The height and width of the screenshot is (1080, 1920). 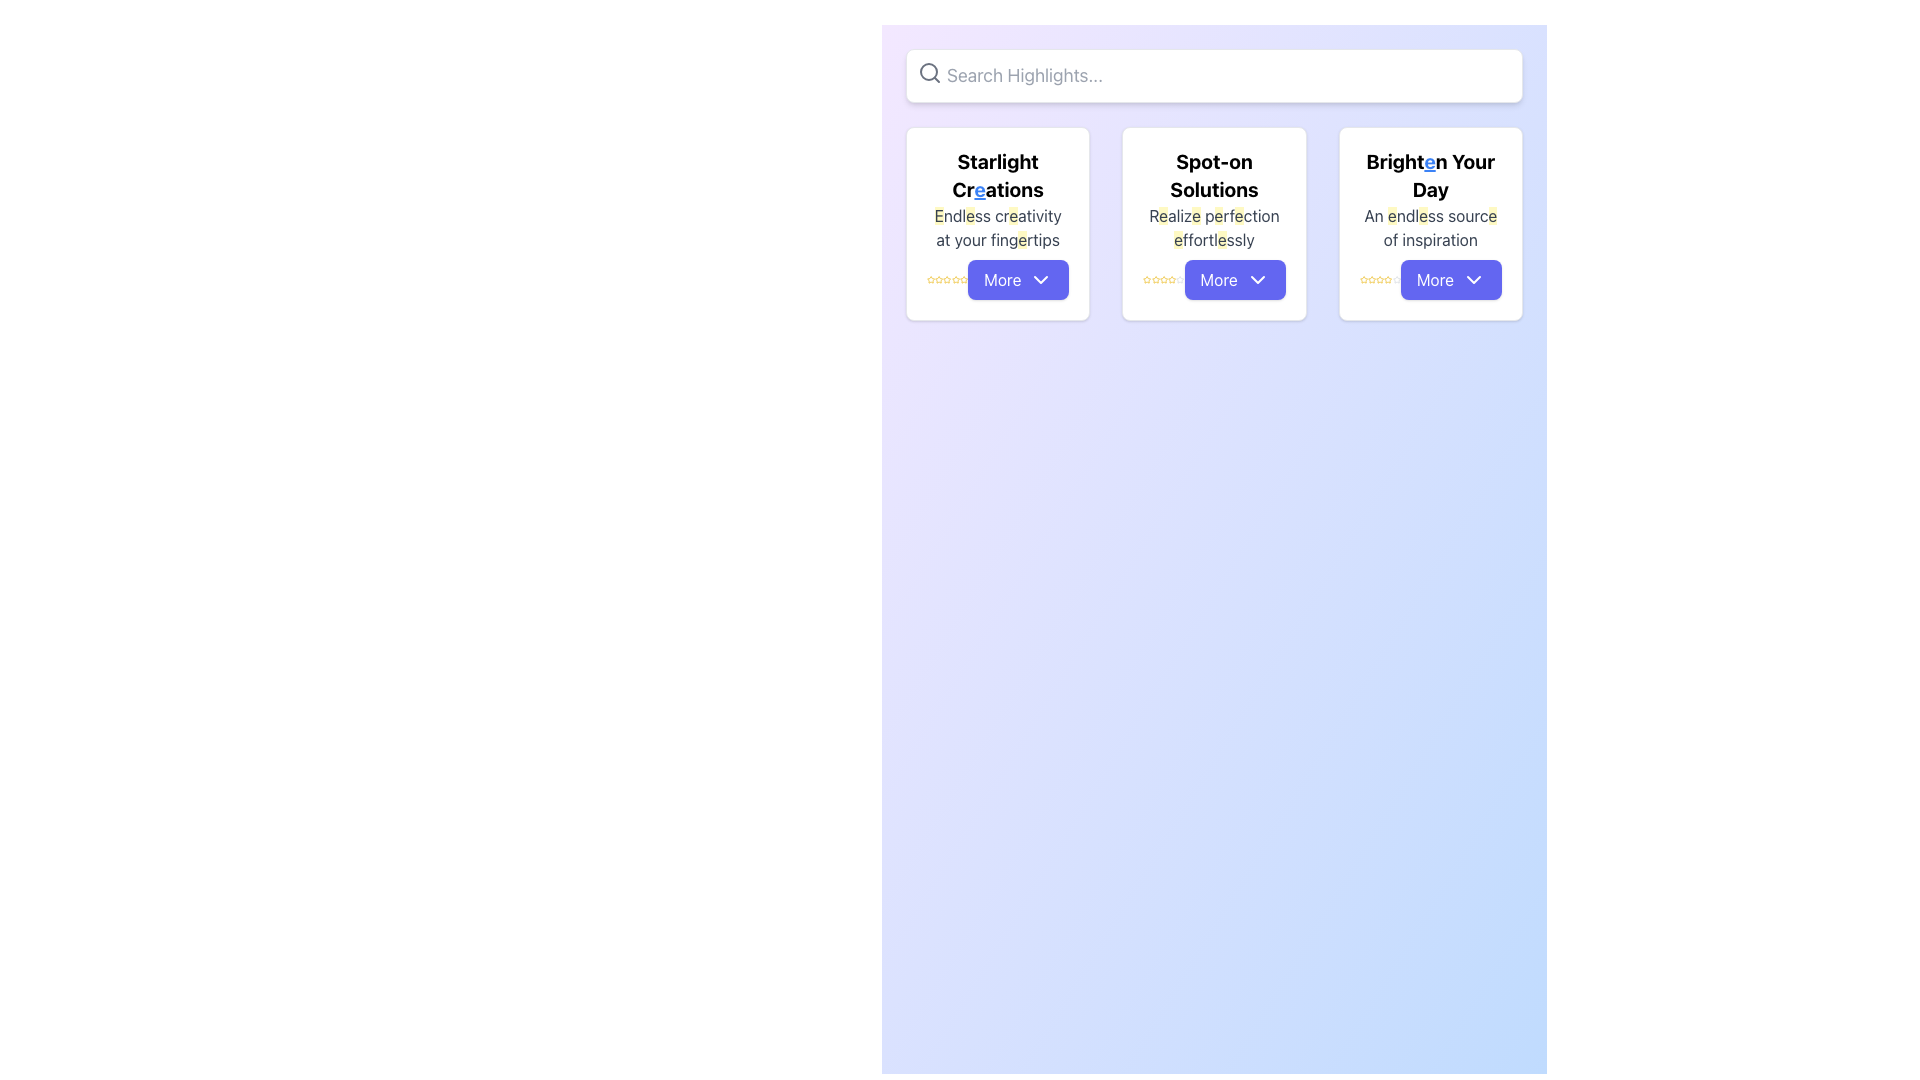 What do you see at coordinates (1196, 216) in the screenshot?
I see `the fourth character in the text 'Realize perfection effortlessly' on the 'Spot-on Solutions' card, which is the second card in a set of three` at bounding box center [1196, 216].